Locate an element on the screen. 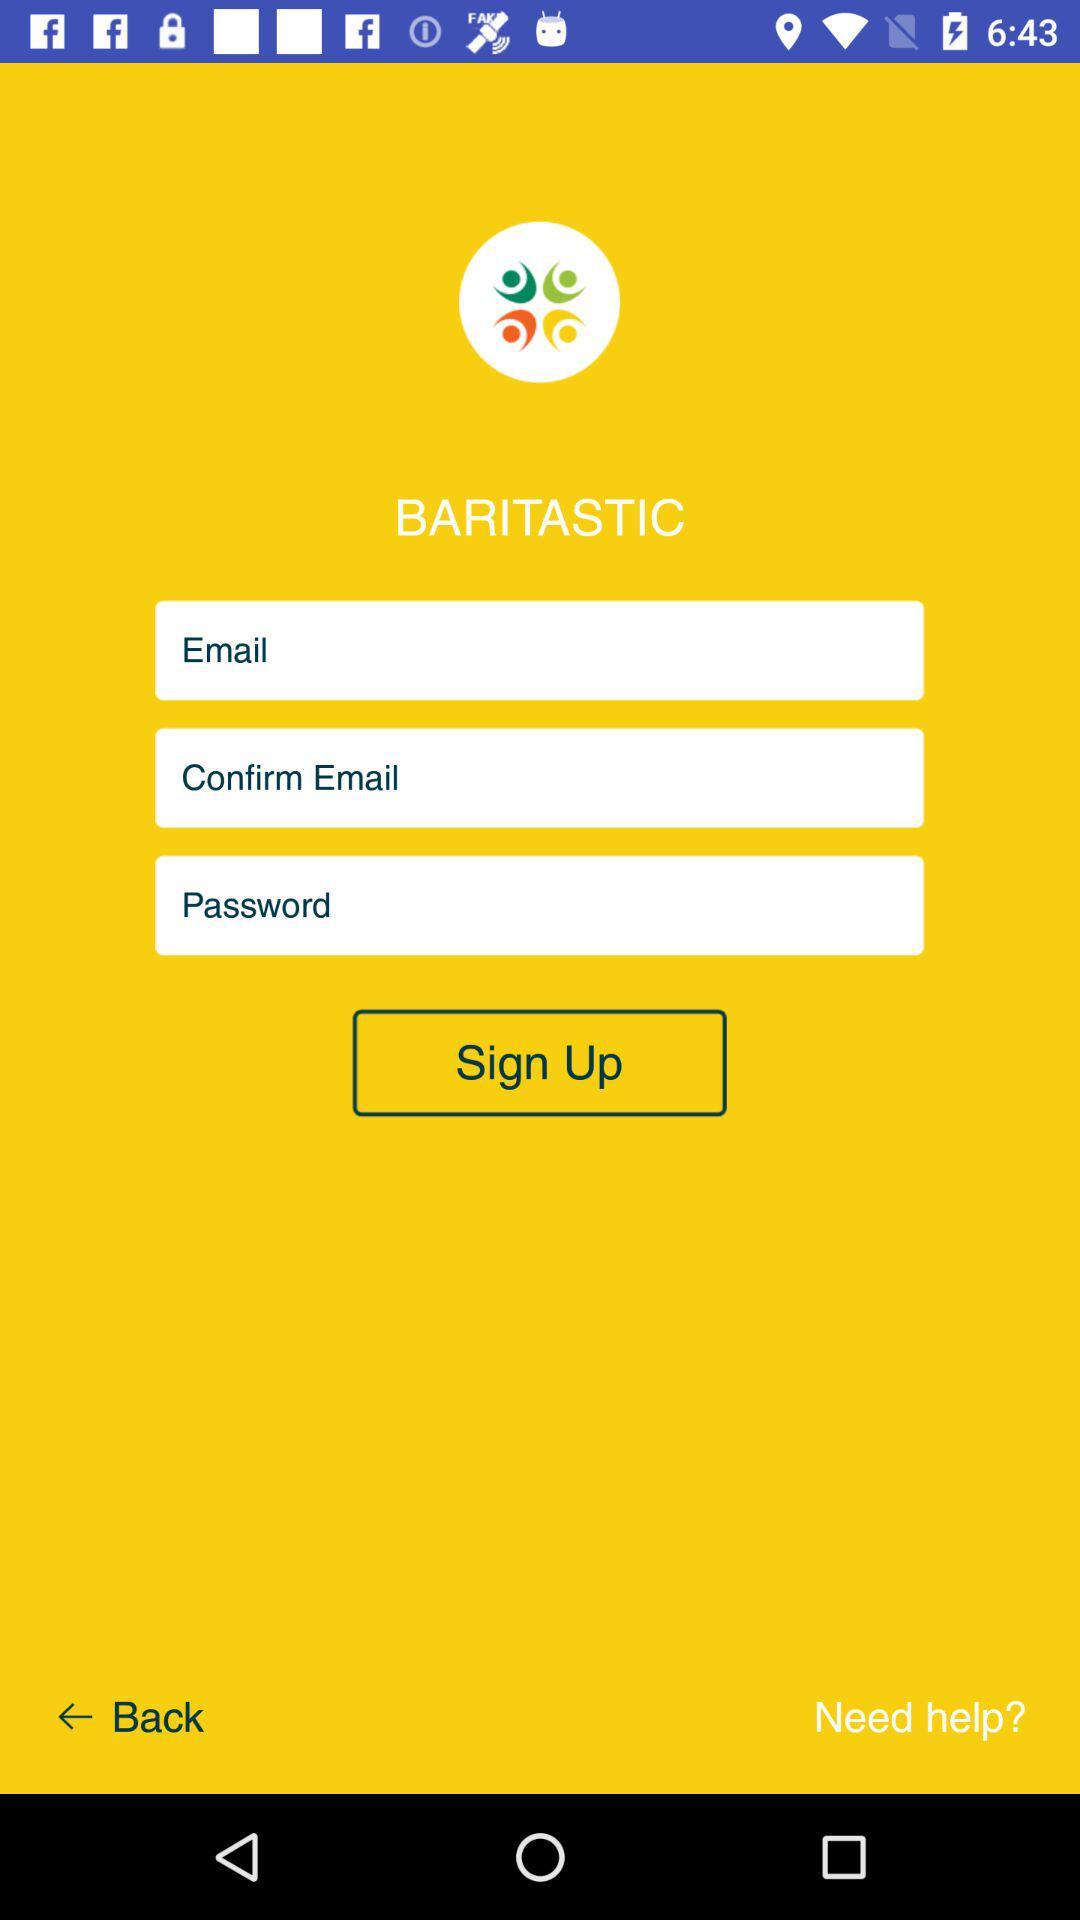  password input box is located at coordinates (540, 904).